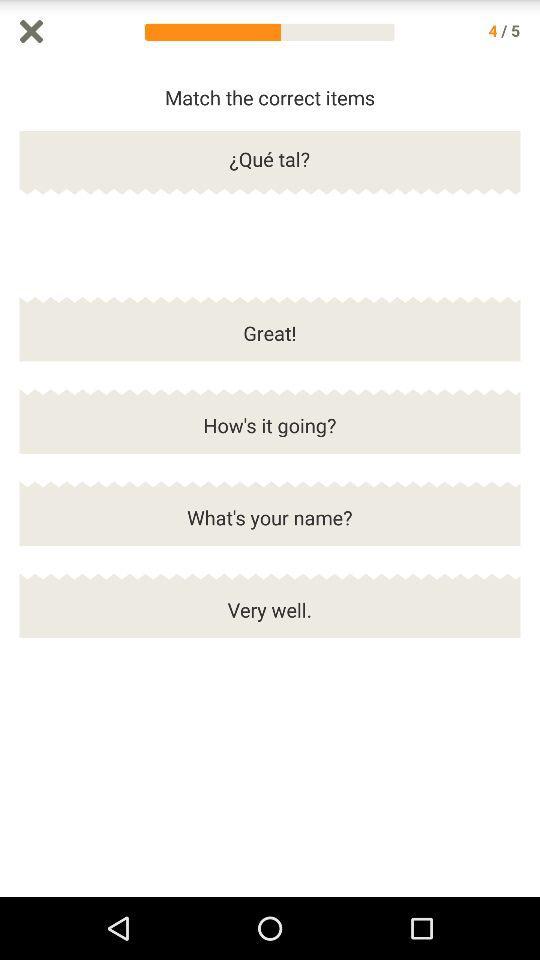 Image resolution: width=540 pixels, height=960 pixels. Describe the element at coordinates (270, 434) in the screenshot. I see `the text hows it going` at that location.